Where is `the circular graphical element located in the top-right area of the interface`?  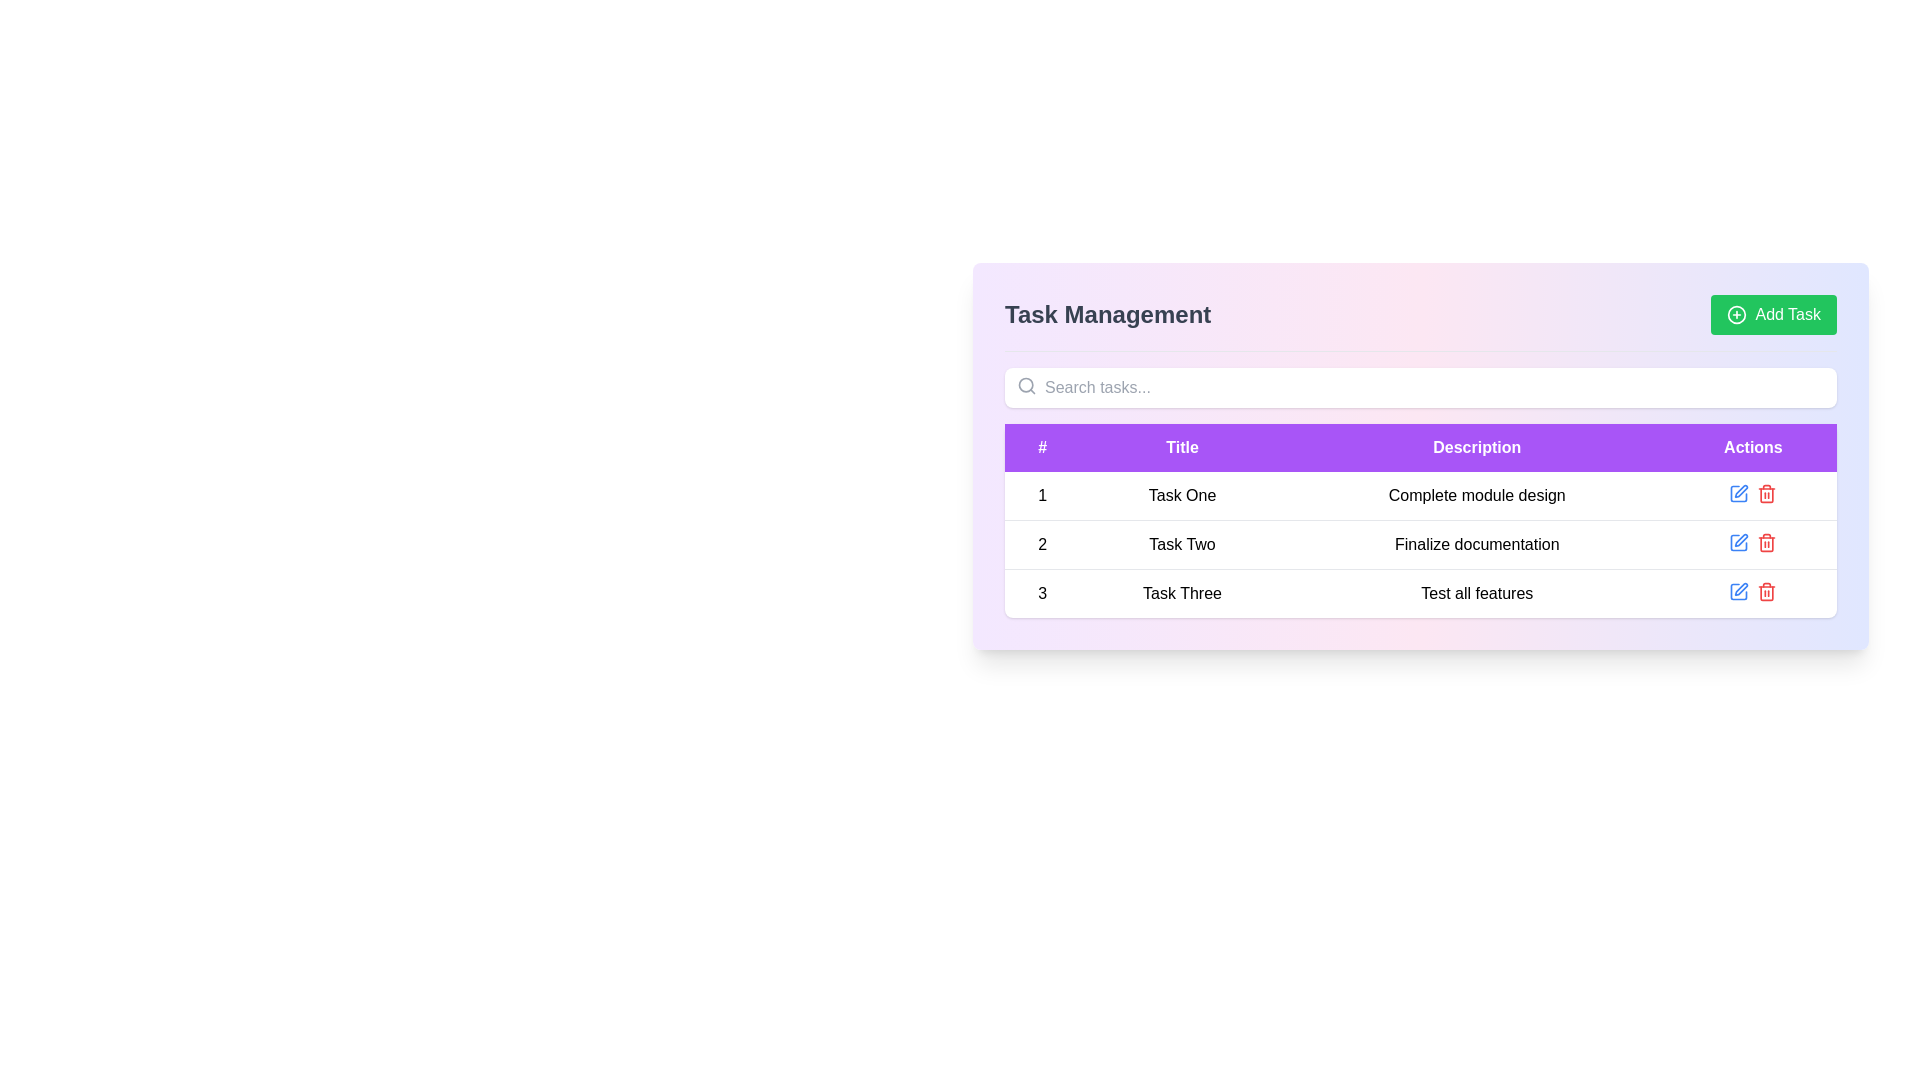 the circular graphical element located in the top-right area of the interface is located at coordinates (1736, 315).